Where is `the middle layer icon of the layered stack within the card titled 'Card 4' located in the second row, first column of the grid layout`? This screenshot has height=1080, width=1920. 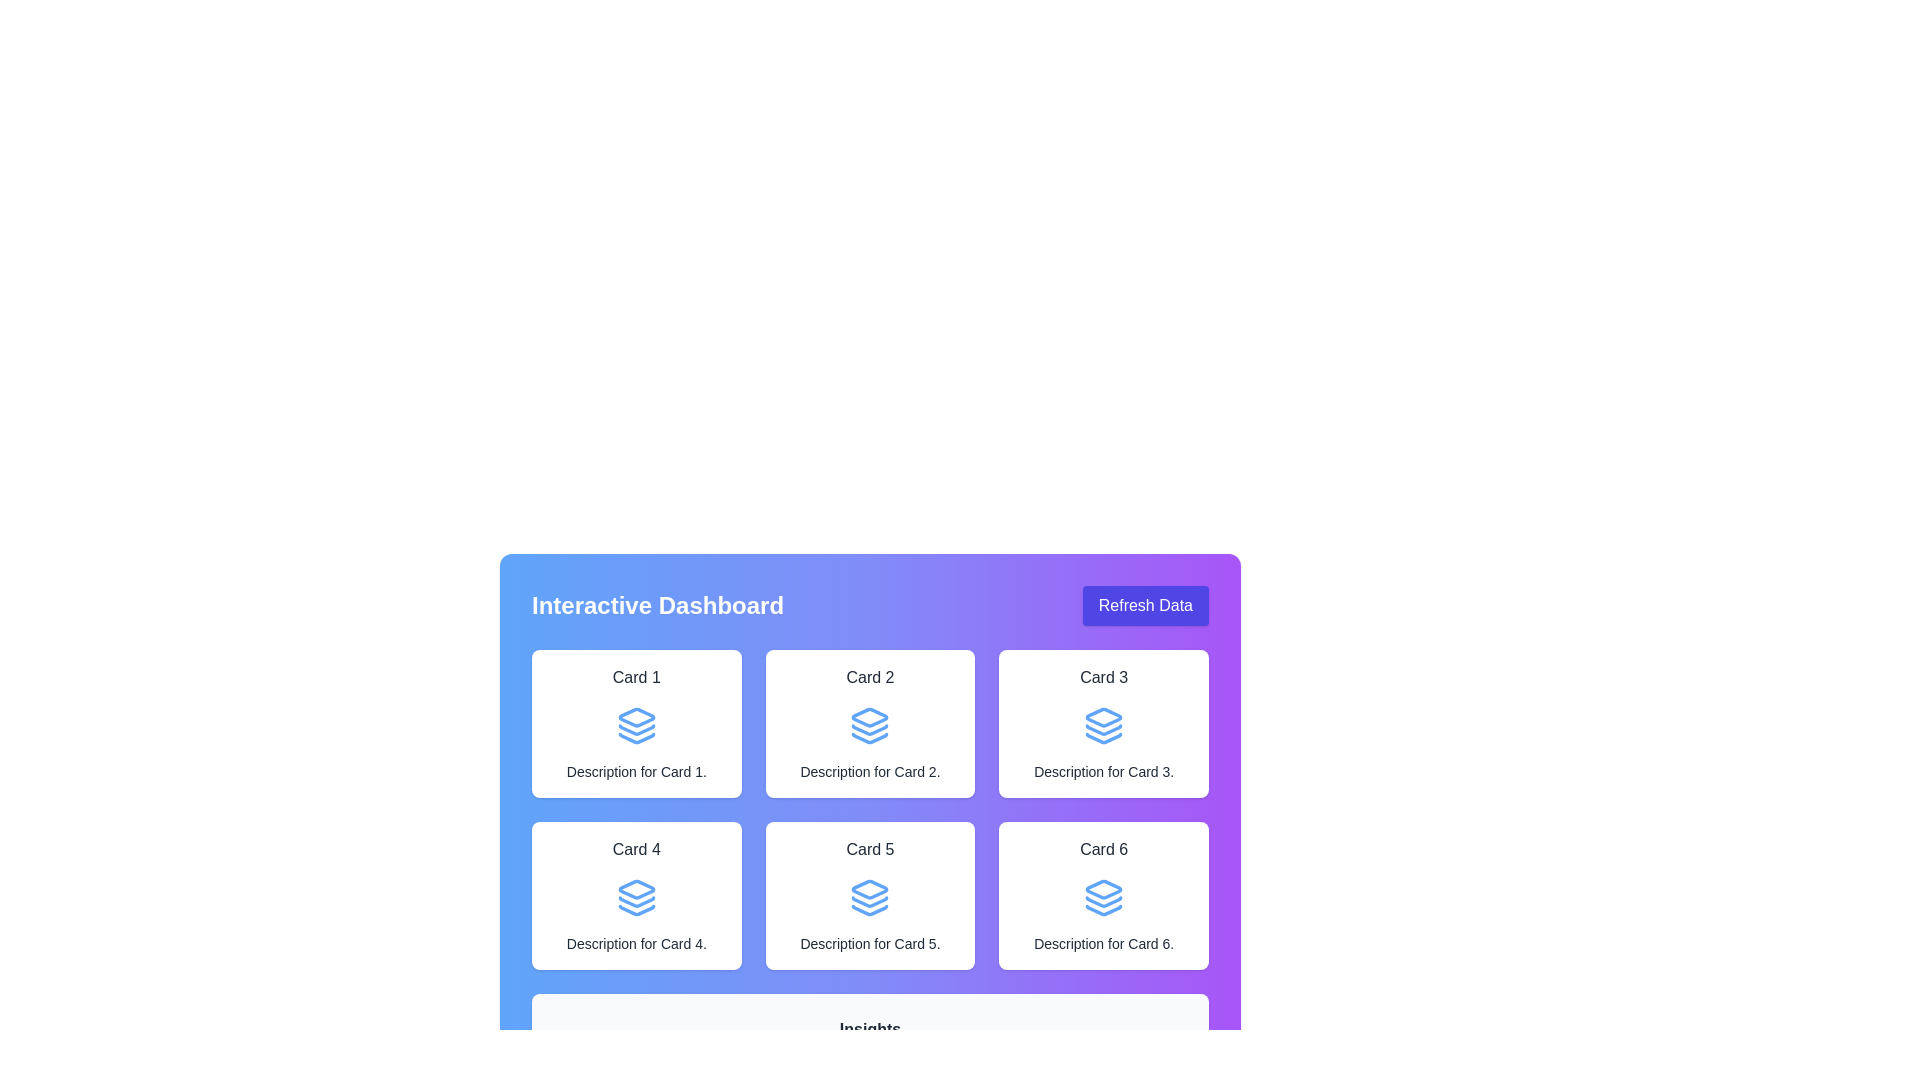
the middle layer icon of the layered stack within the card titled 'Card 4' located in the second row, first column of the grid layout is located at coordinates (635, 902).